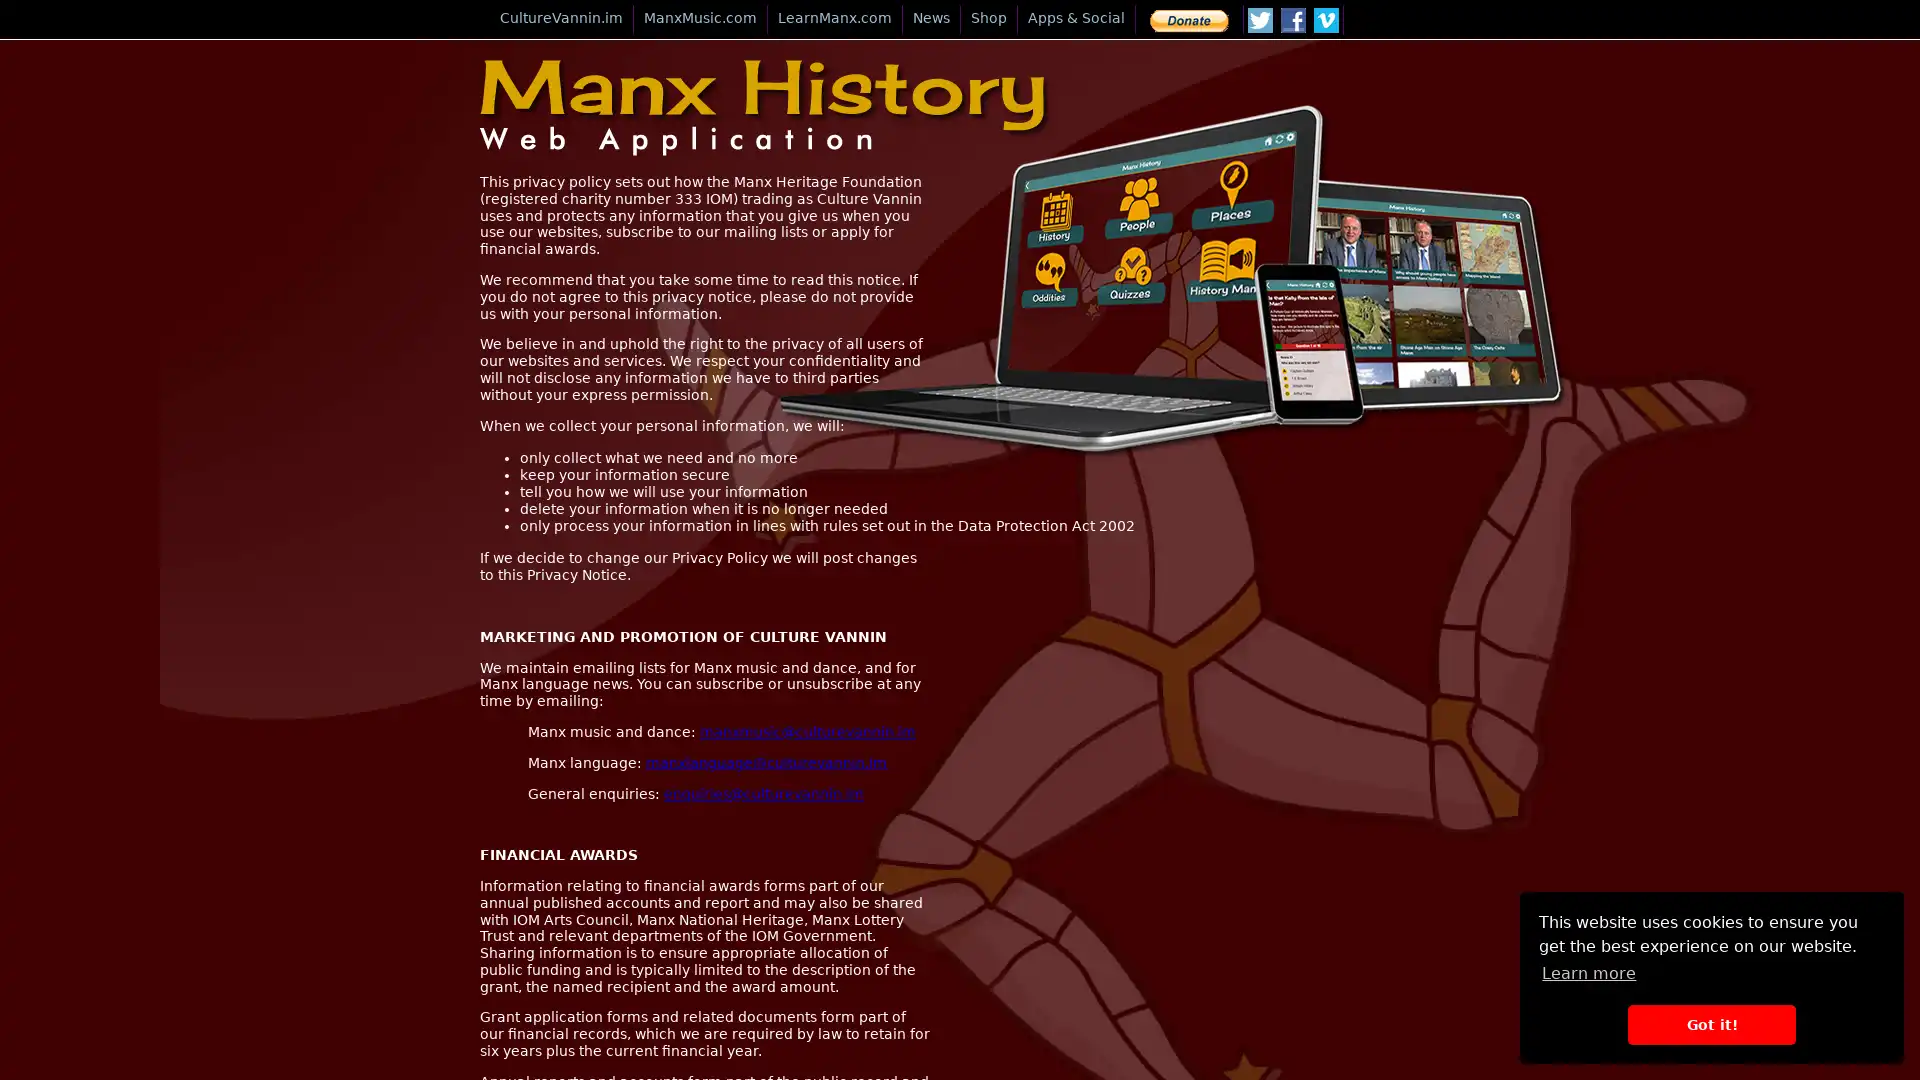  What do you see at coordinates (1710, 1024) in the screenshot?
I see `dismiss cookie message` at bounding box center [1710, 1024].